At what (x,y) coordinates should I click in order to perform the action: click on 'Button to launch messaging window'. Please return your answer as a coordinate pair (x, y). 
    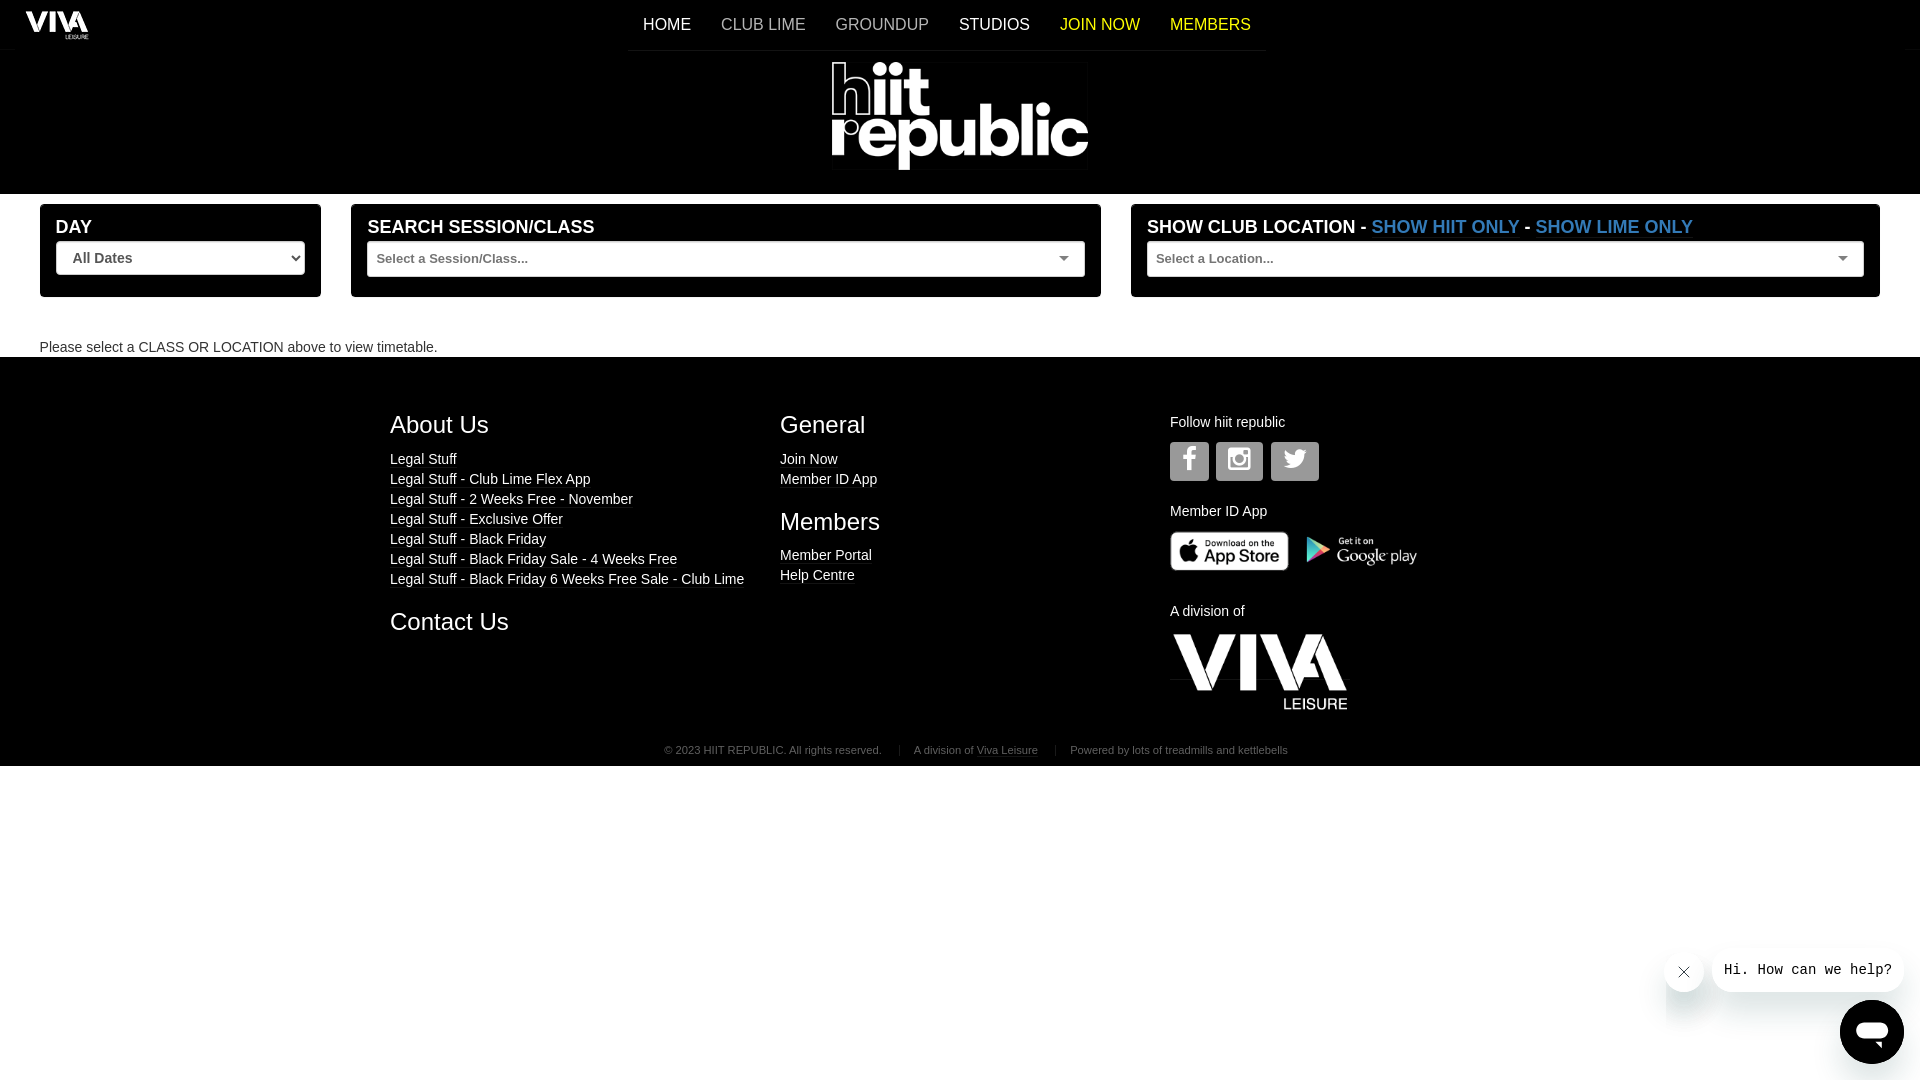
    Looking at the image, I should click on (1871, 1032).